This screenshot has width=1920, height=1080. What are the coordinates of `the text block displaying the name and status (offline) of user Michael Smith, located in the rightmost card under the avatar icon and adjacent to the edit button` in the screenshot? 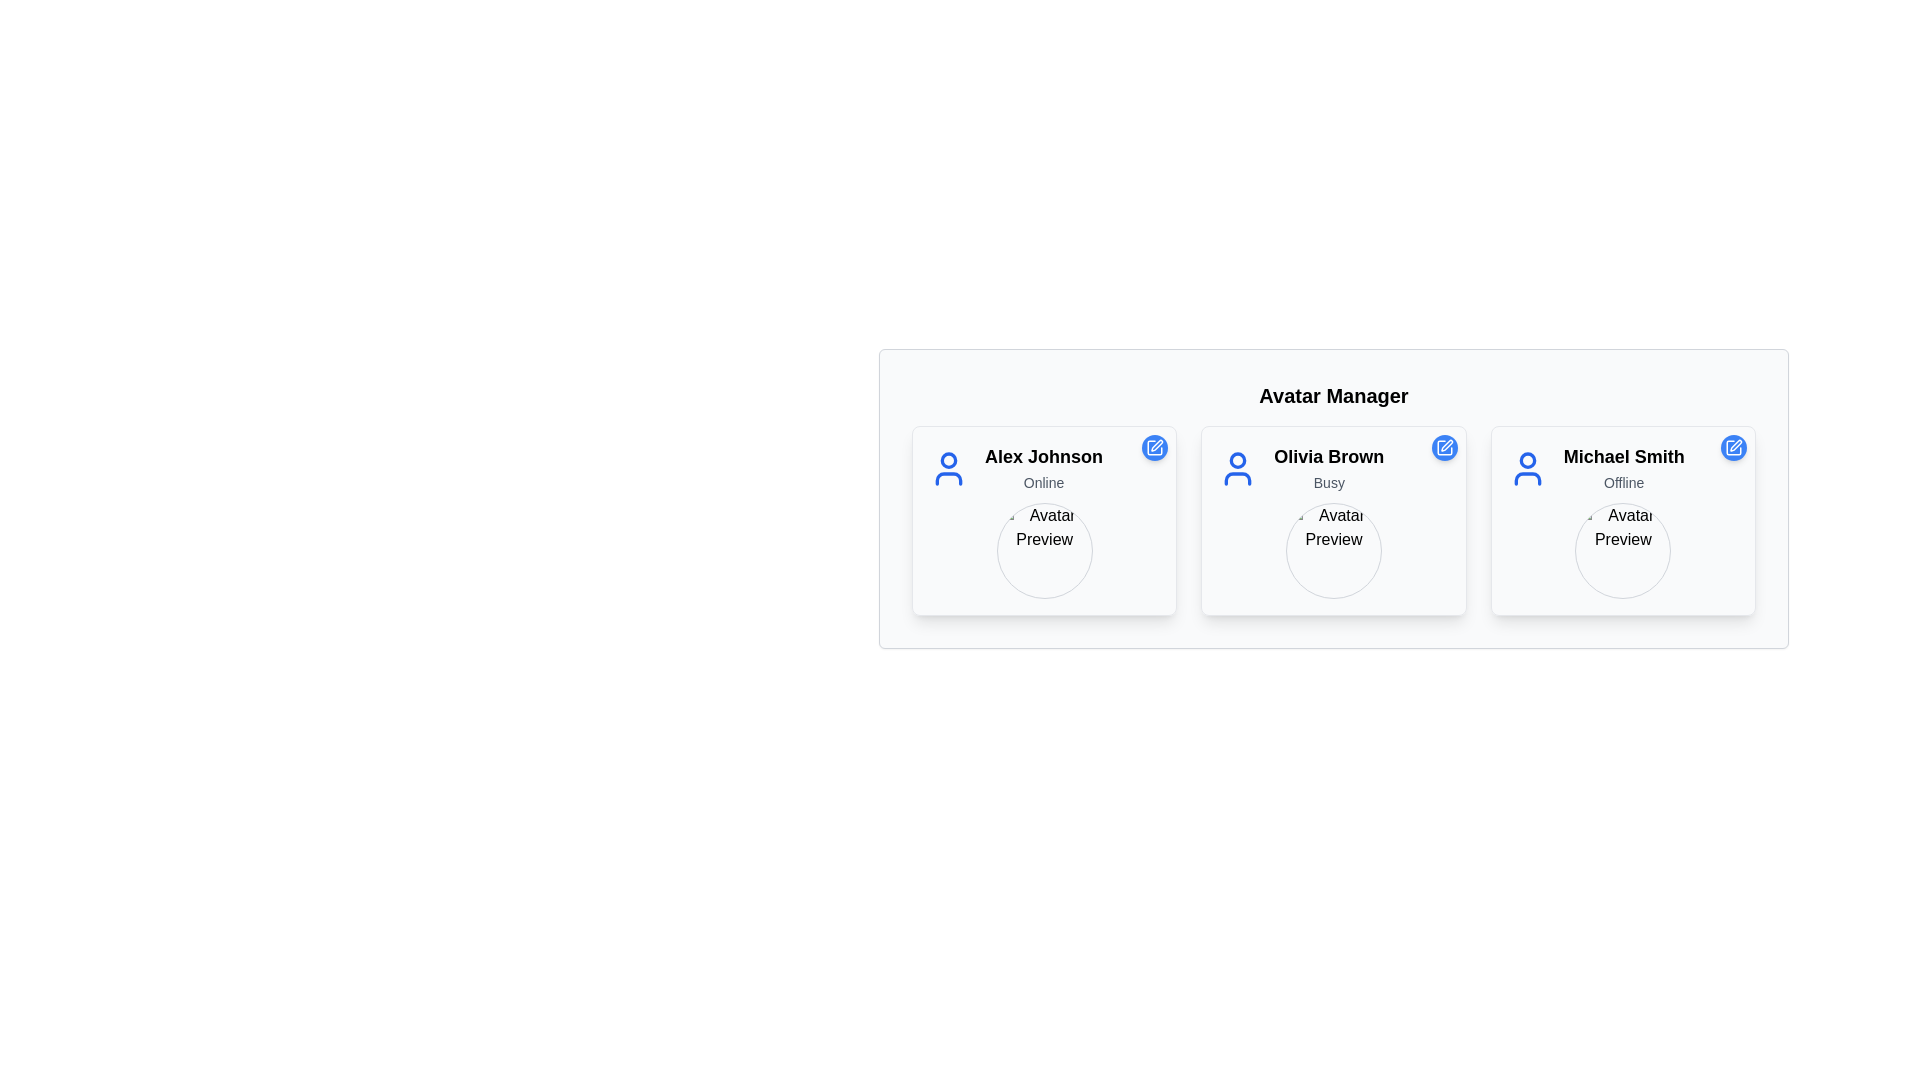 It's located at (1624, 469).